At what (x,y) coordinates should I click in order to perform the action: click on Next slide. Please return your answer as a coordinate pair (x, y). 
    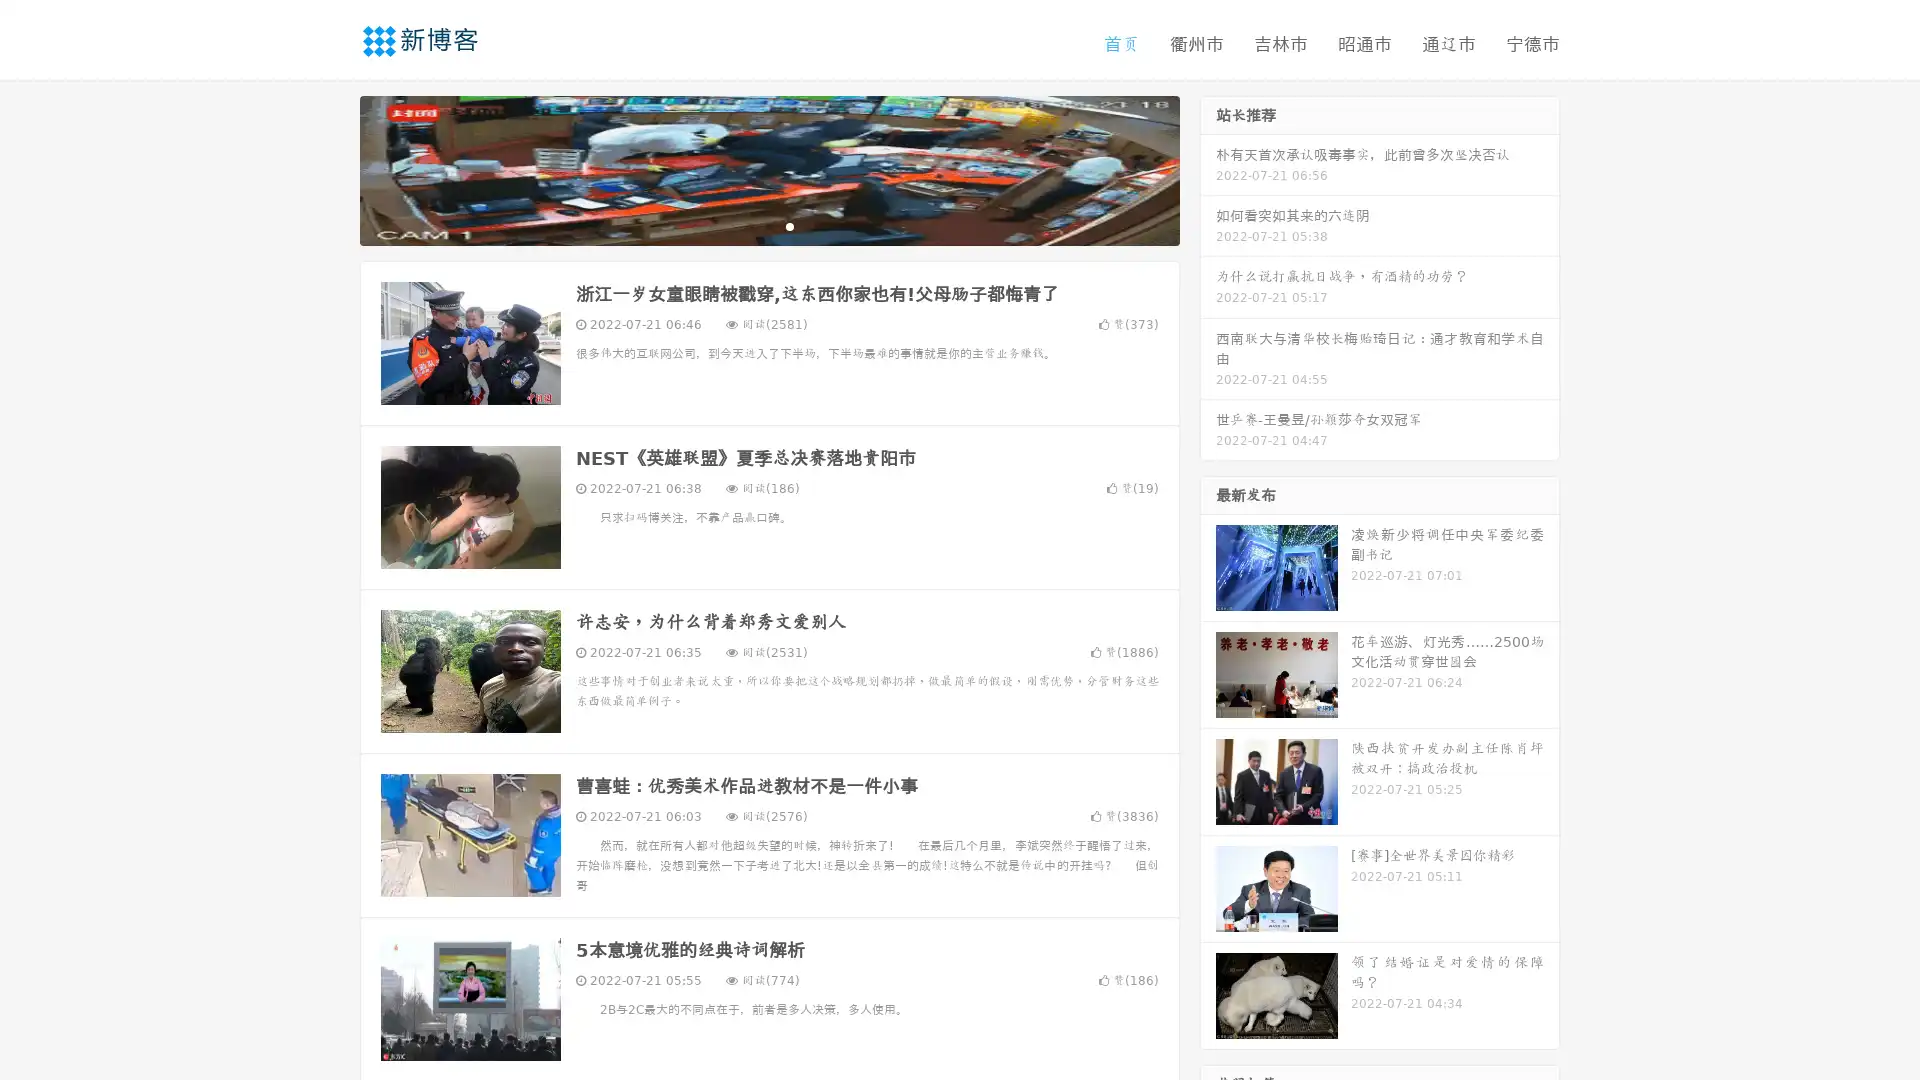
    Looking at the image, I should click on (1208, 168).